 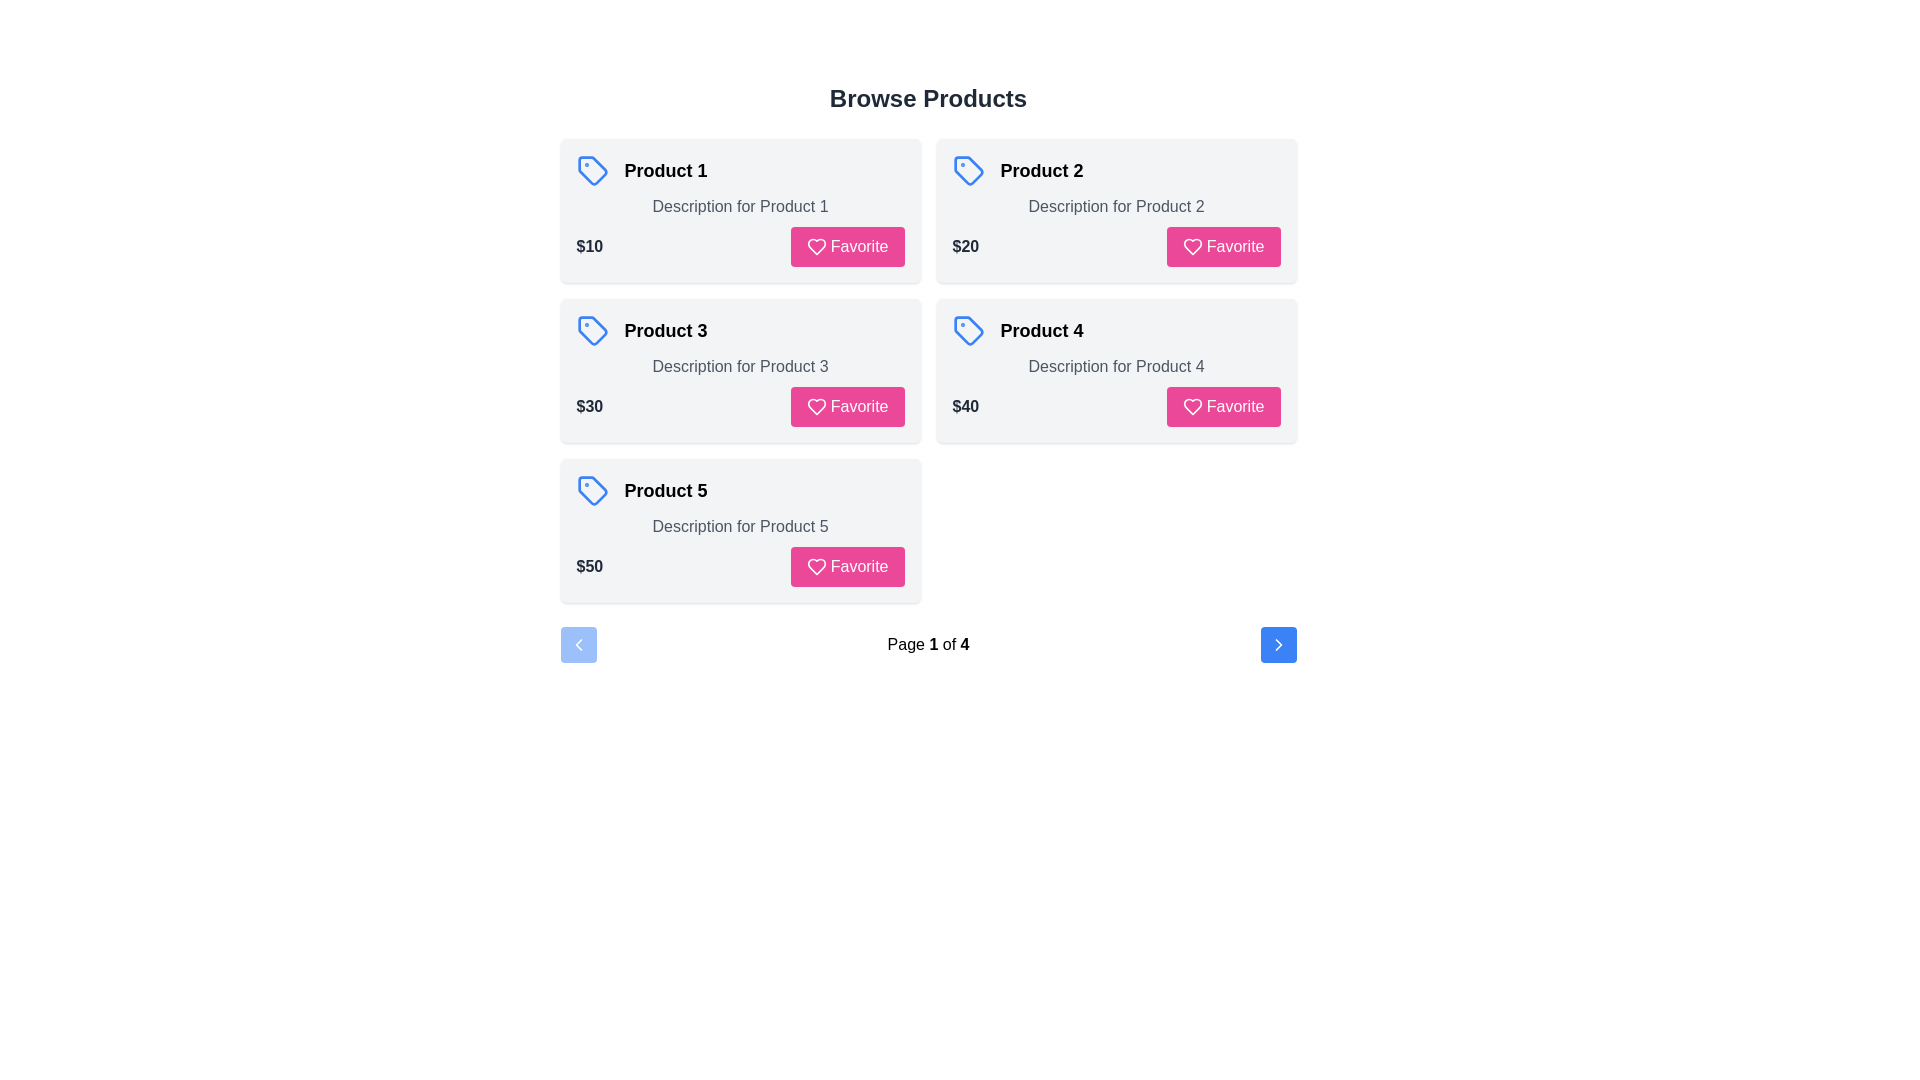 What do you see at coordinates (1192, 245) in the screenshot?
I see `the heart-shaped icon of the favorite button located to the left of the 'Favorite' label for 'Product 2' with a pink background` at bounding box center [1192, 245].